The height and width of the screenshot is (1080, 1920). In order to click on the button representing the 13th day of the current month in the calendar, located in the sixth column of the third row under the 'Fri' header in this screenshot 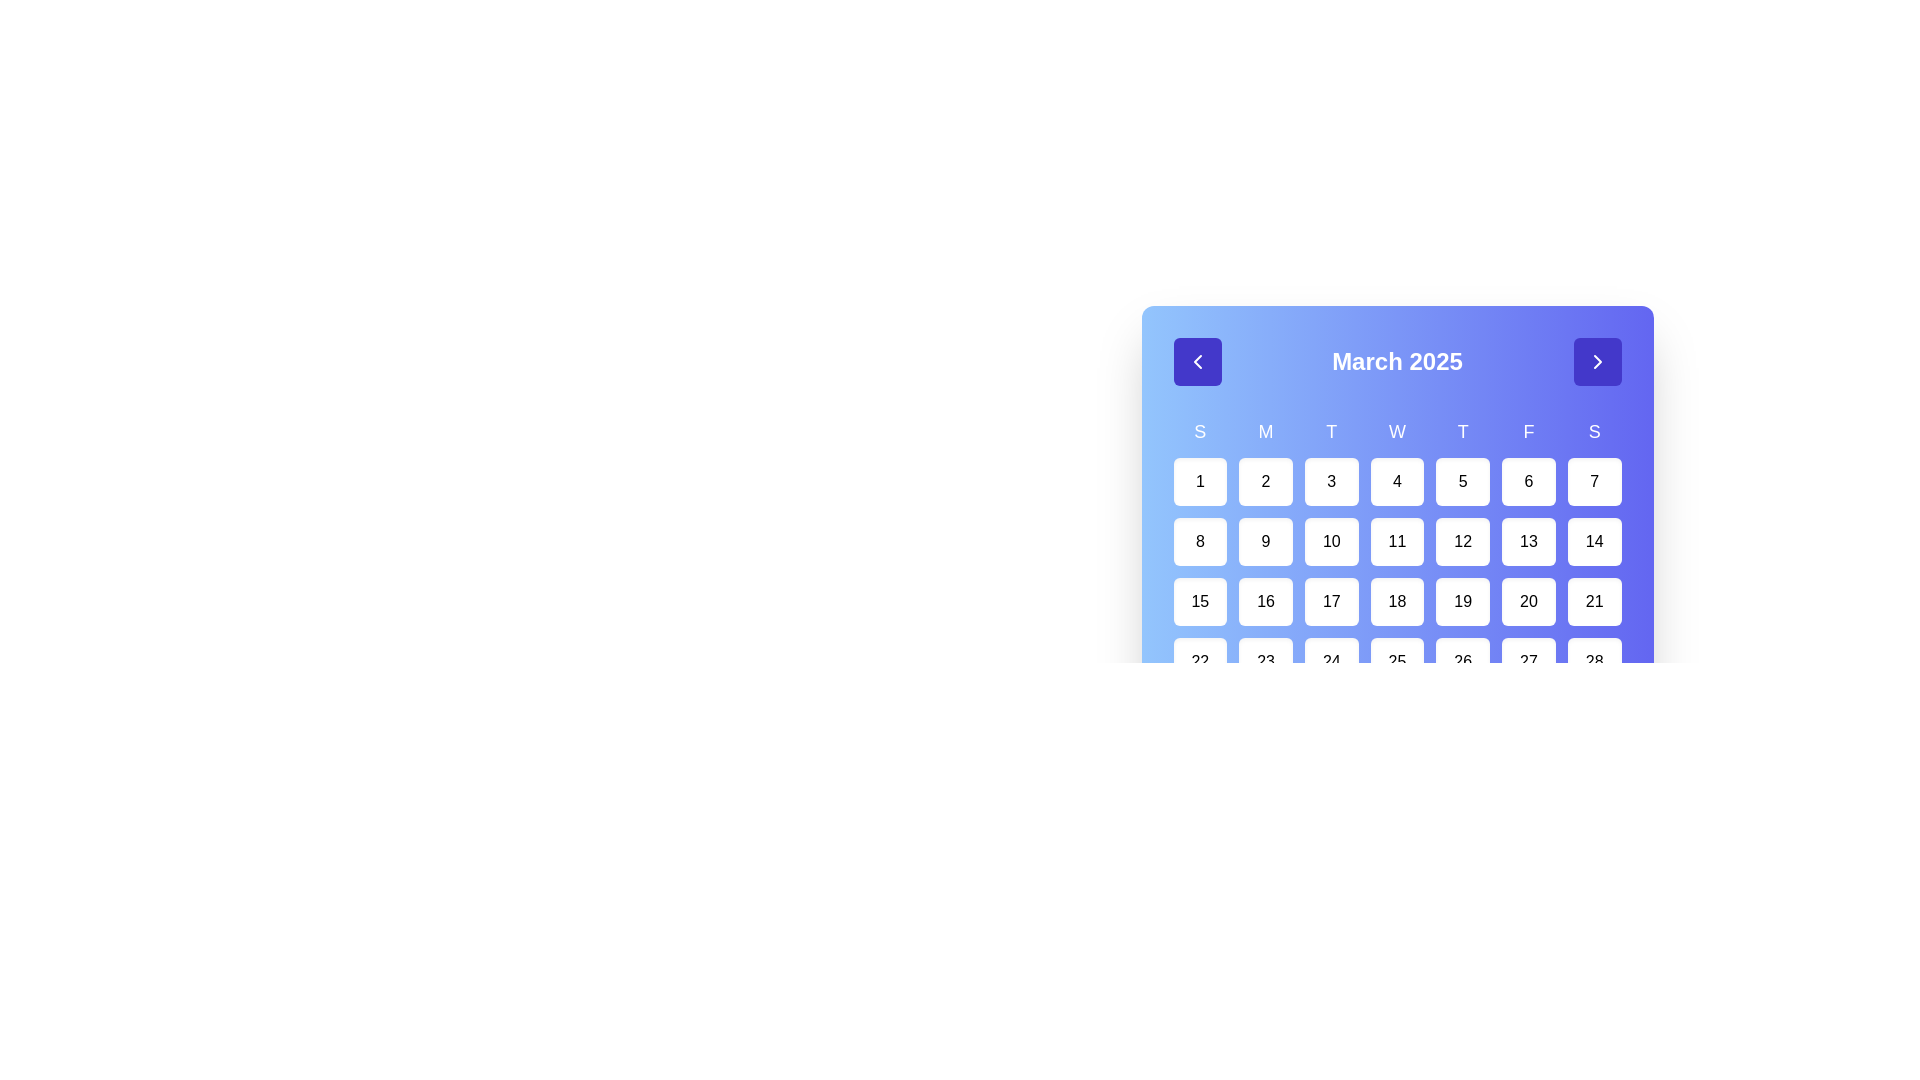, I will do `click(1527, 542)`.